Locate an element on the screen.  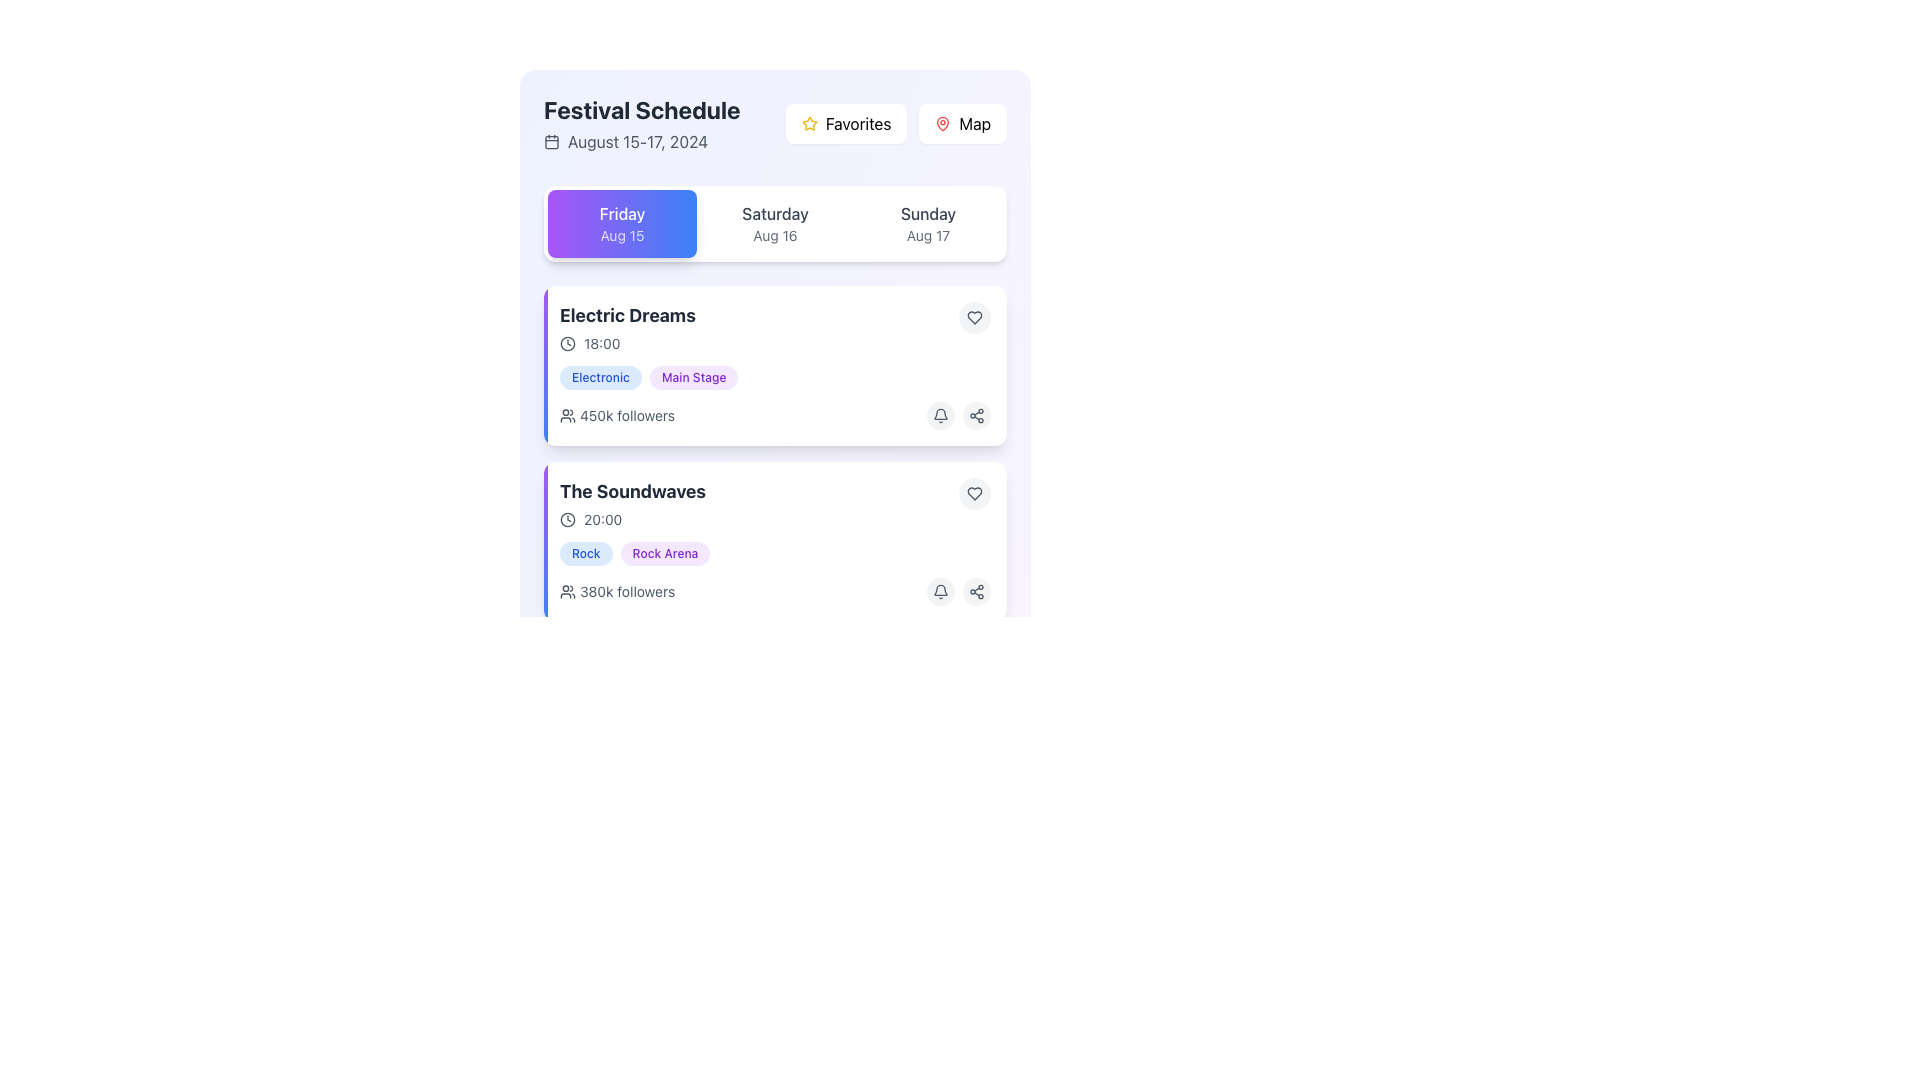
the text information block titled 'The Soundwaves' with the clock icon showing '20:00' located in the second card under the 'Friday' tab of the schedule interface is located at coordinates (632, 503).